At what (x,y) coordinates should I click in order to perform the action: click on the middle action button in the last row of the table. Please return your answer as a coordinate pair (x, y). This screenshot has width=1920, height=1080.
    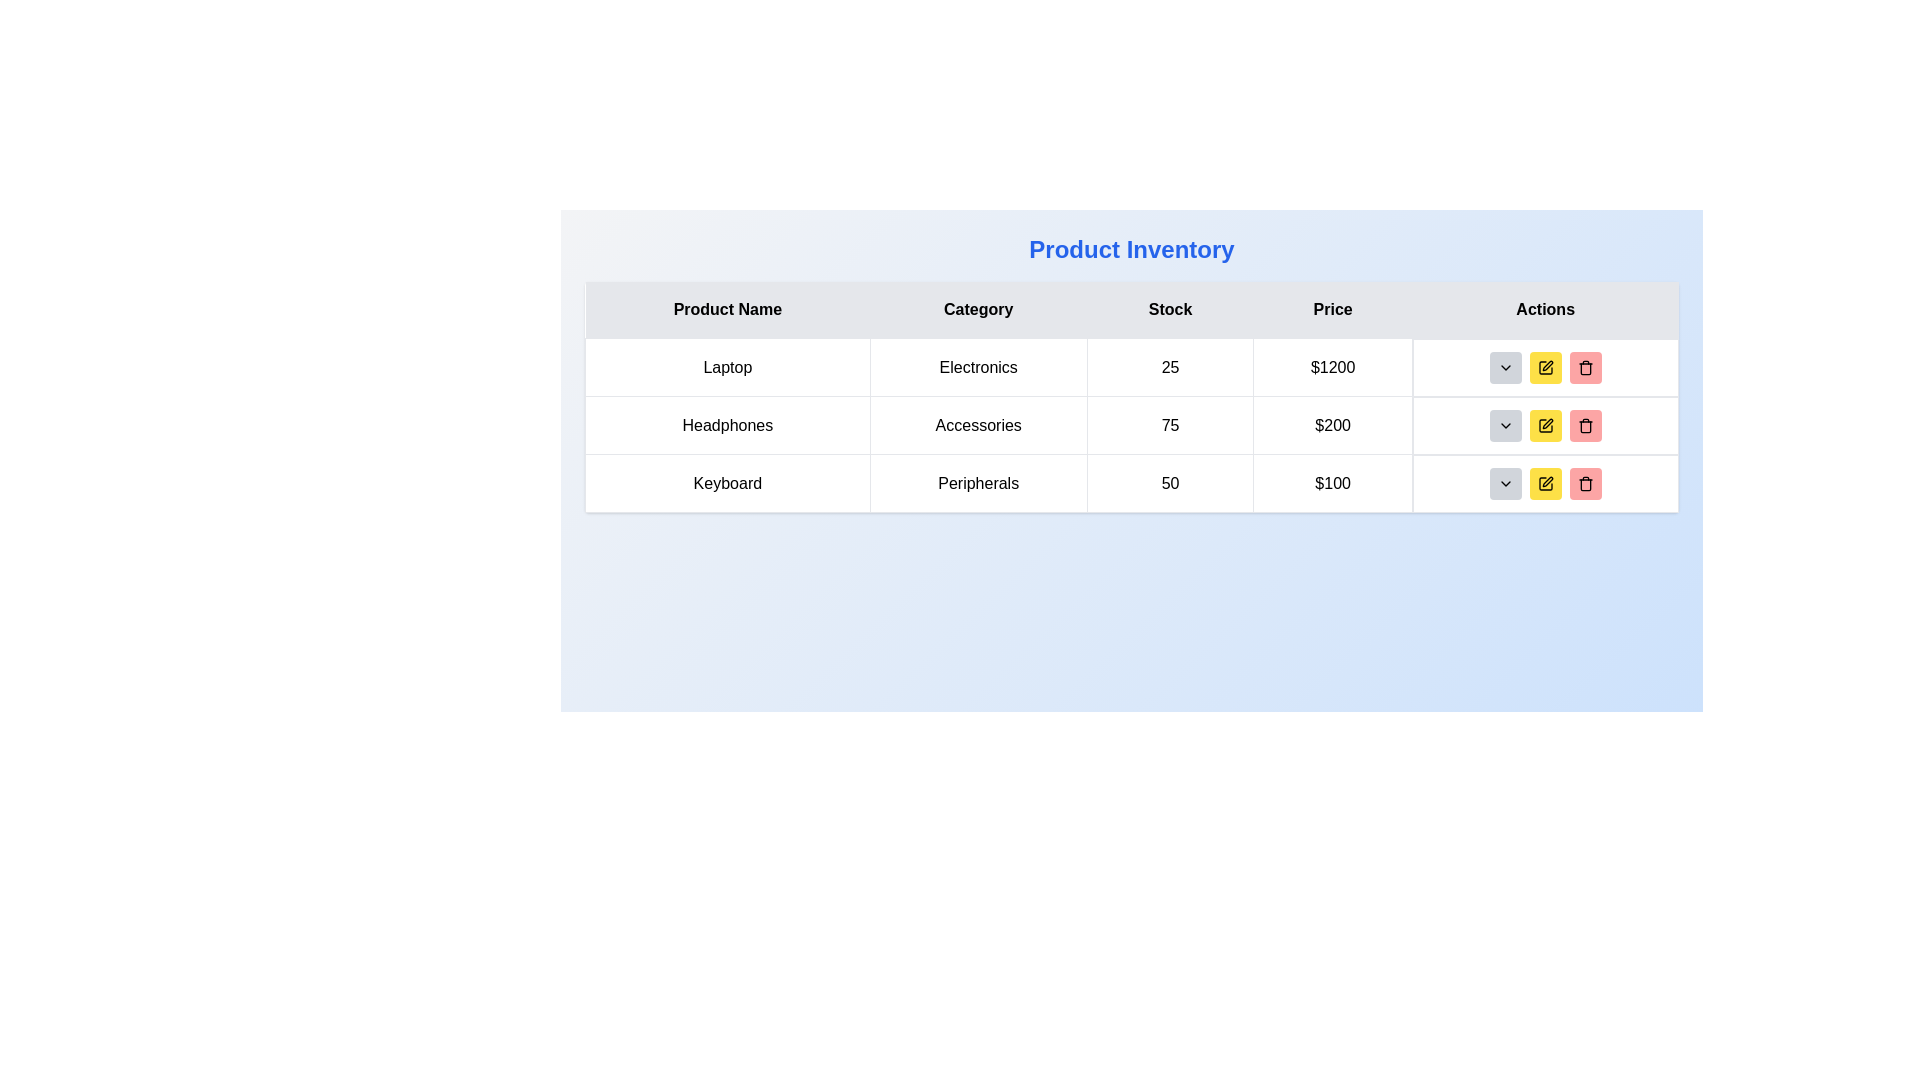
    Looking at the image, I should click on (1544, 483).